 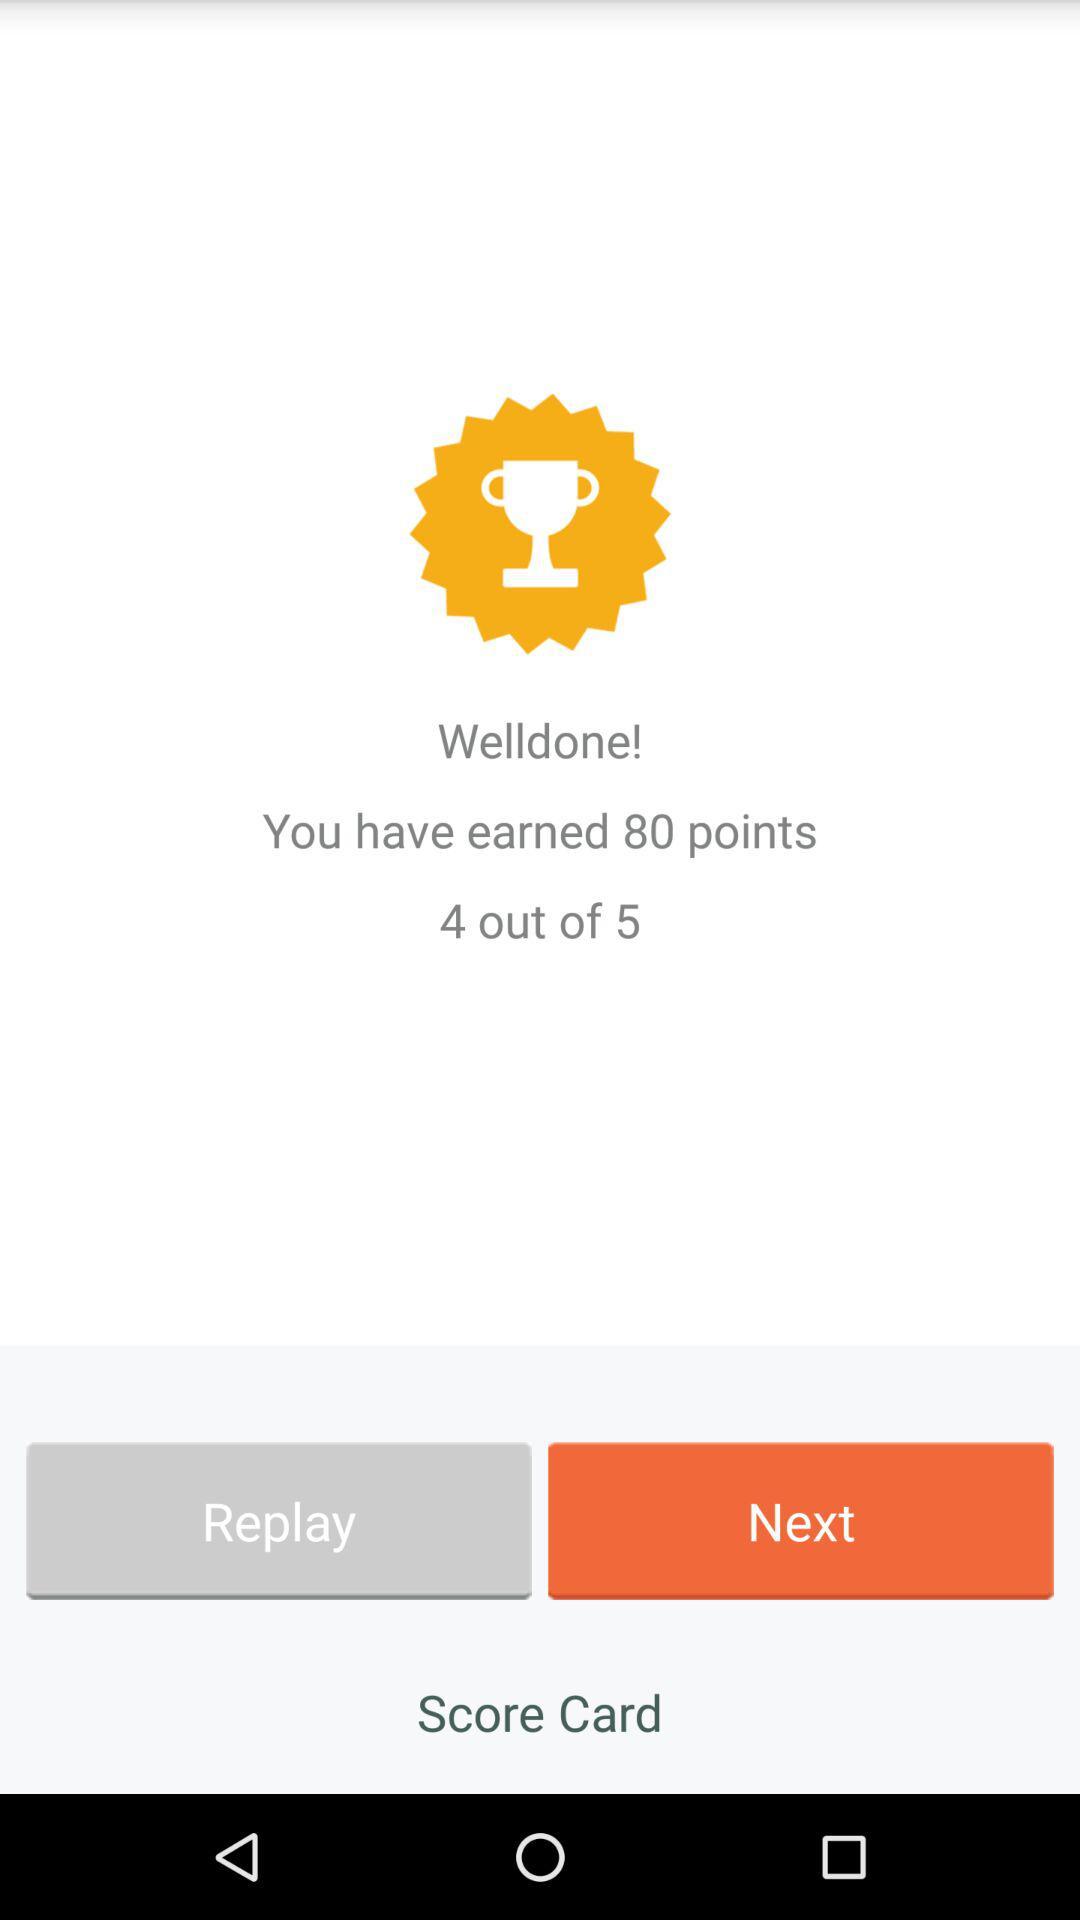 I want to click on item below the 4 out of app, so click(x=800, y=1520).